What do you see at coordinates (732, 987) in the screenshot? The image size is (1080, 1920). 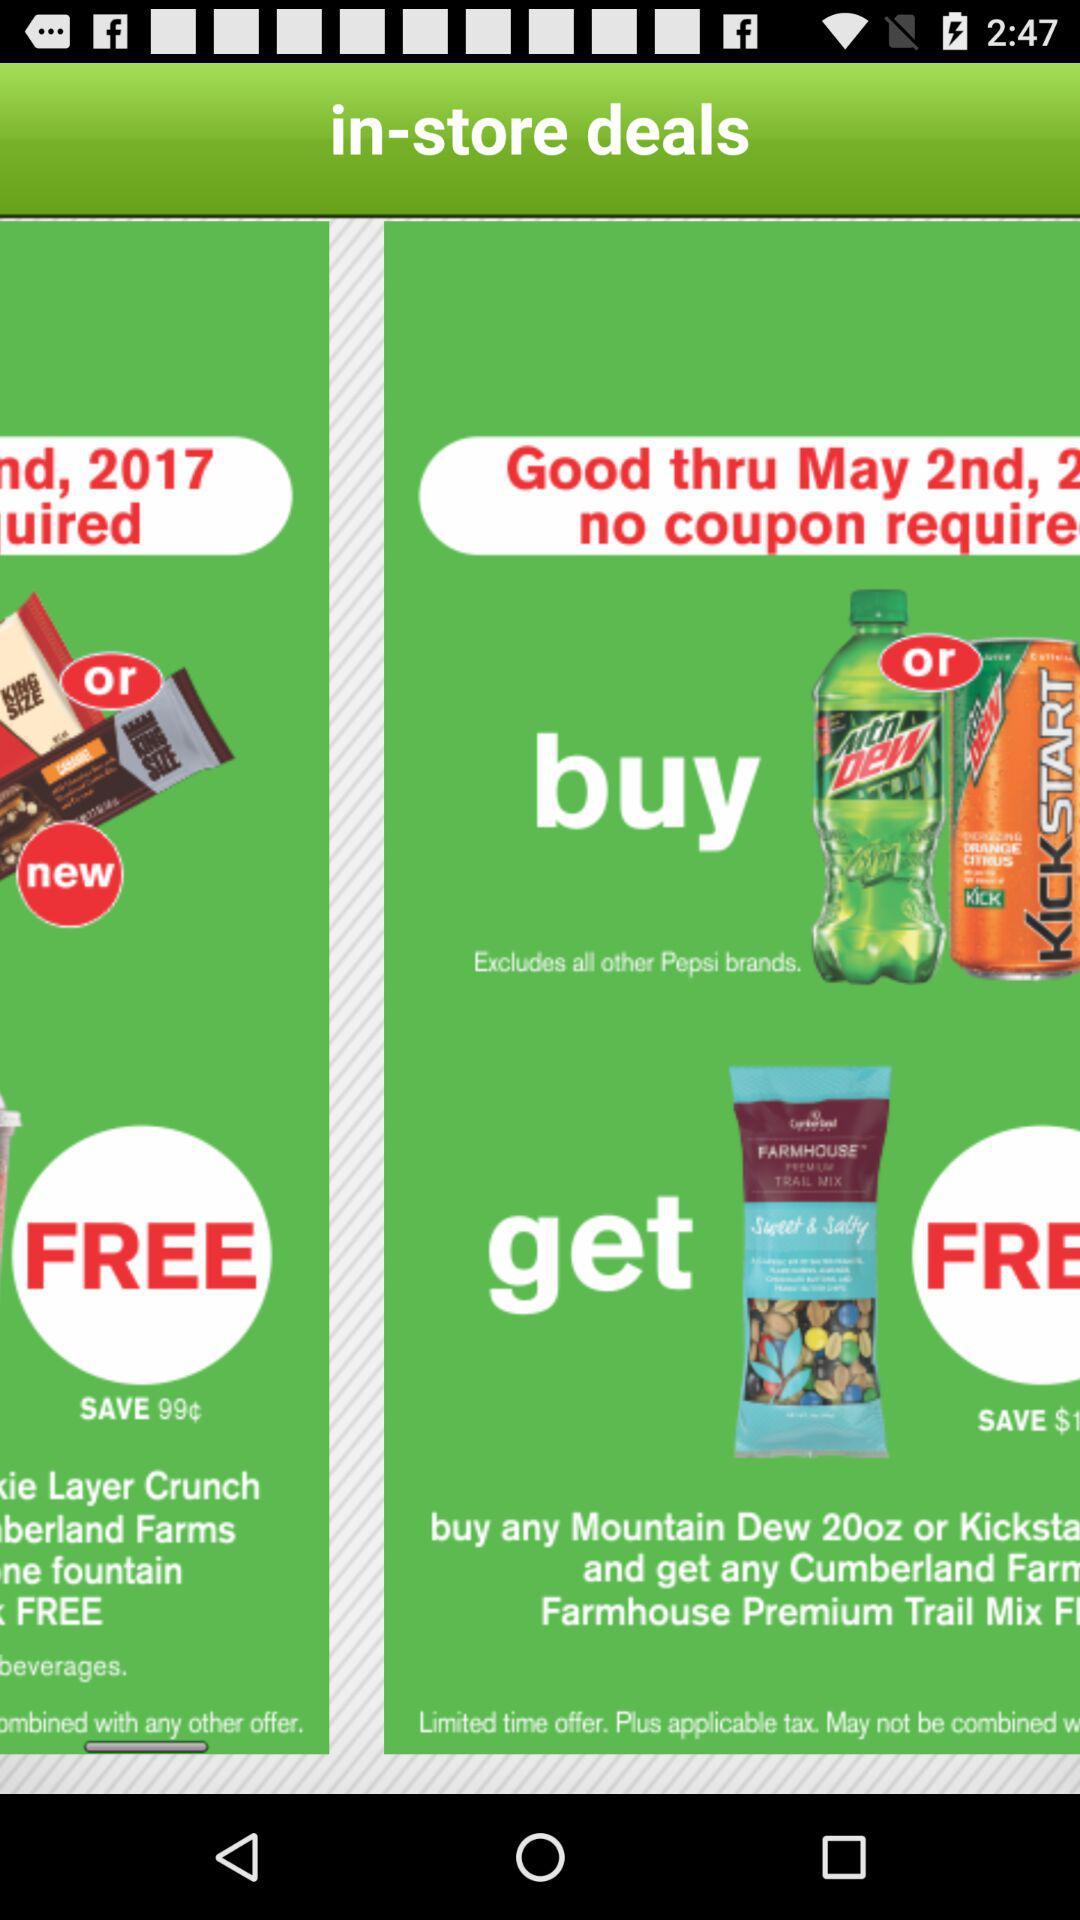 I see `this coupon` at bounding box center [732, 987].